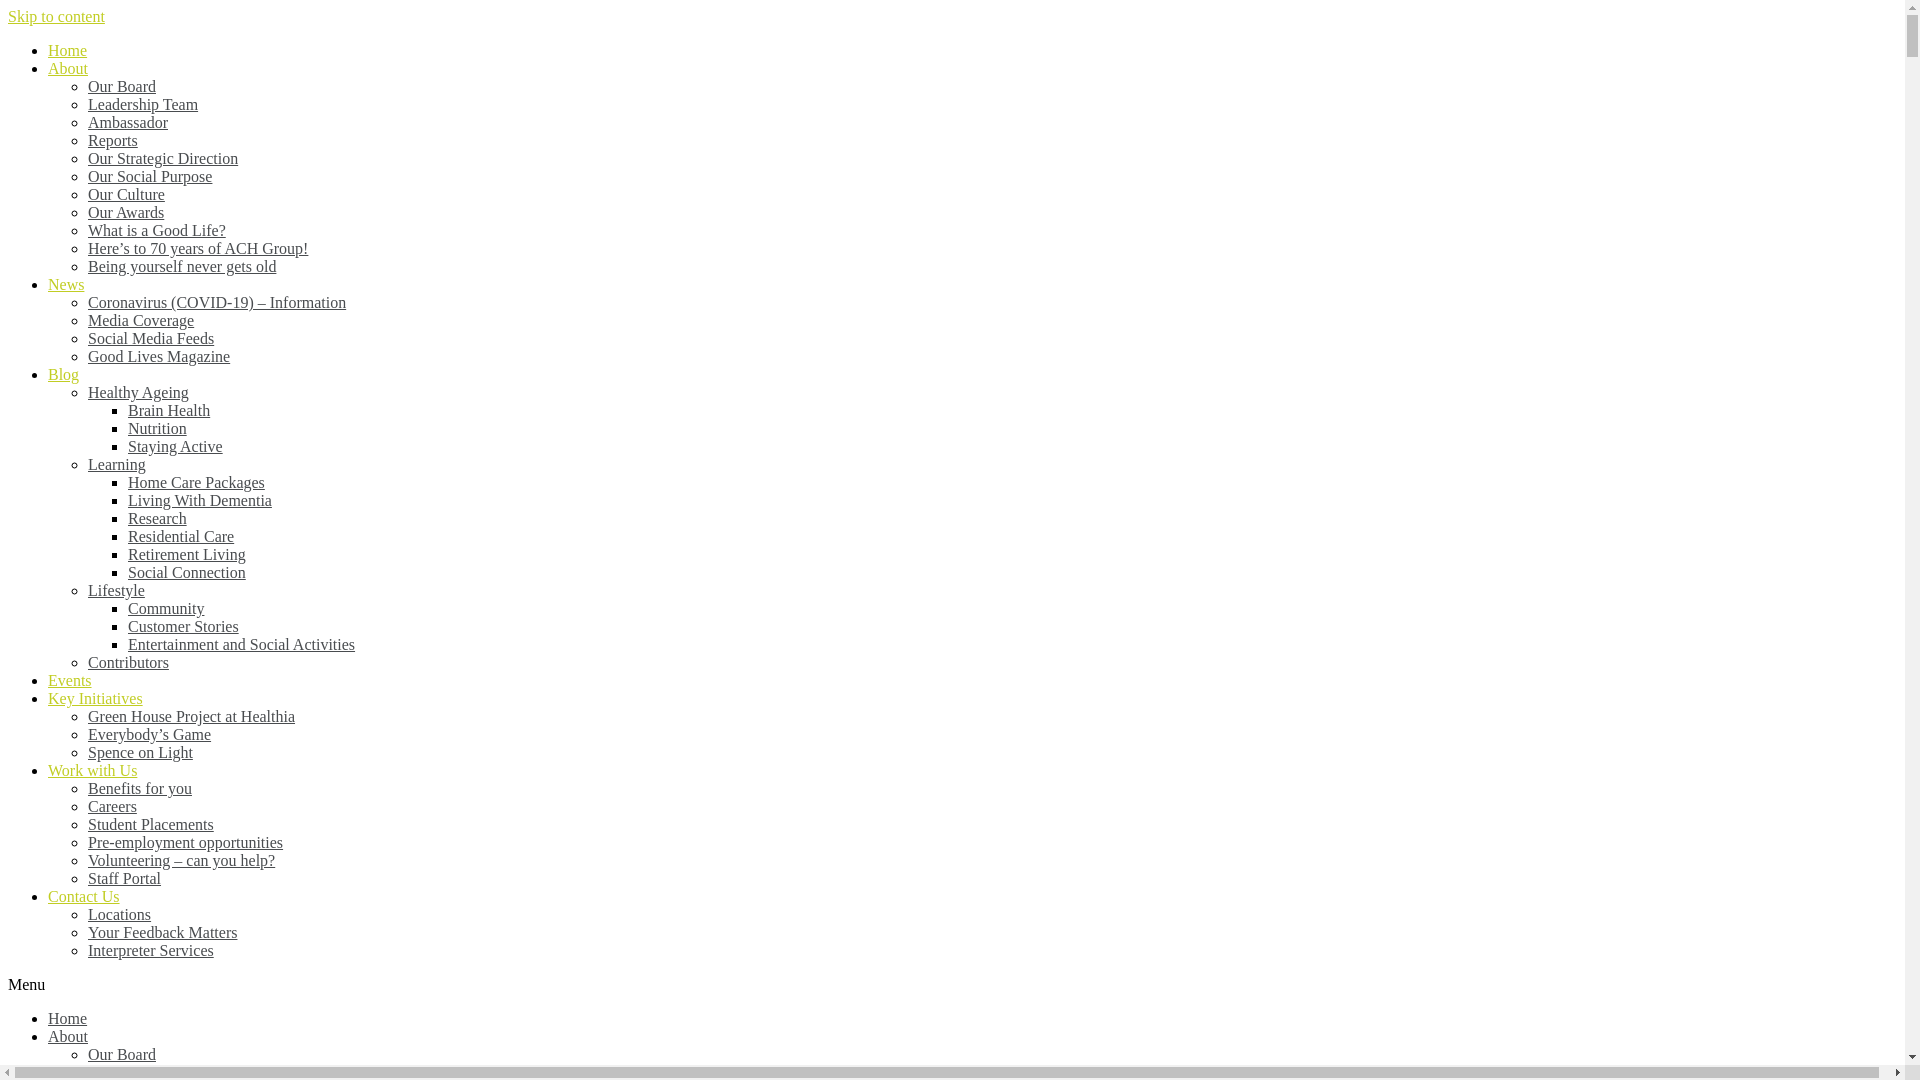 The image size is (1920, 1080). Describe the element at coordinates (181, 535) in the screenshot. I see `'Residential Care'` at that location.